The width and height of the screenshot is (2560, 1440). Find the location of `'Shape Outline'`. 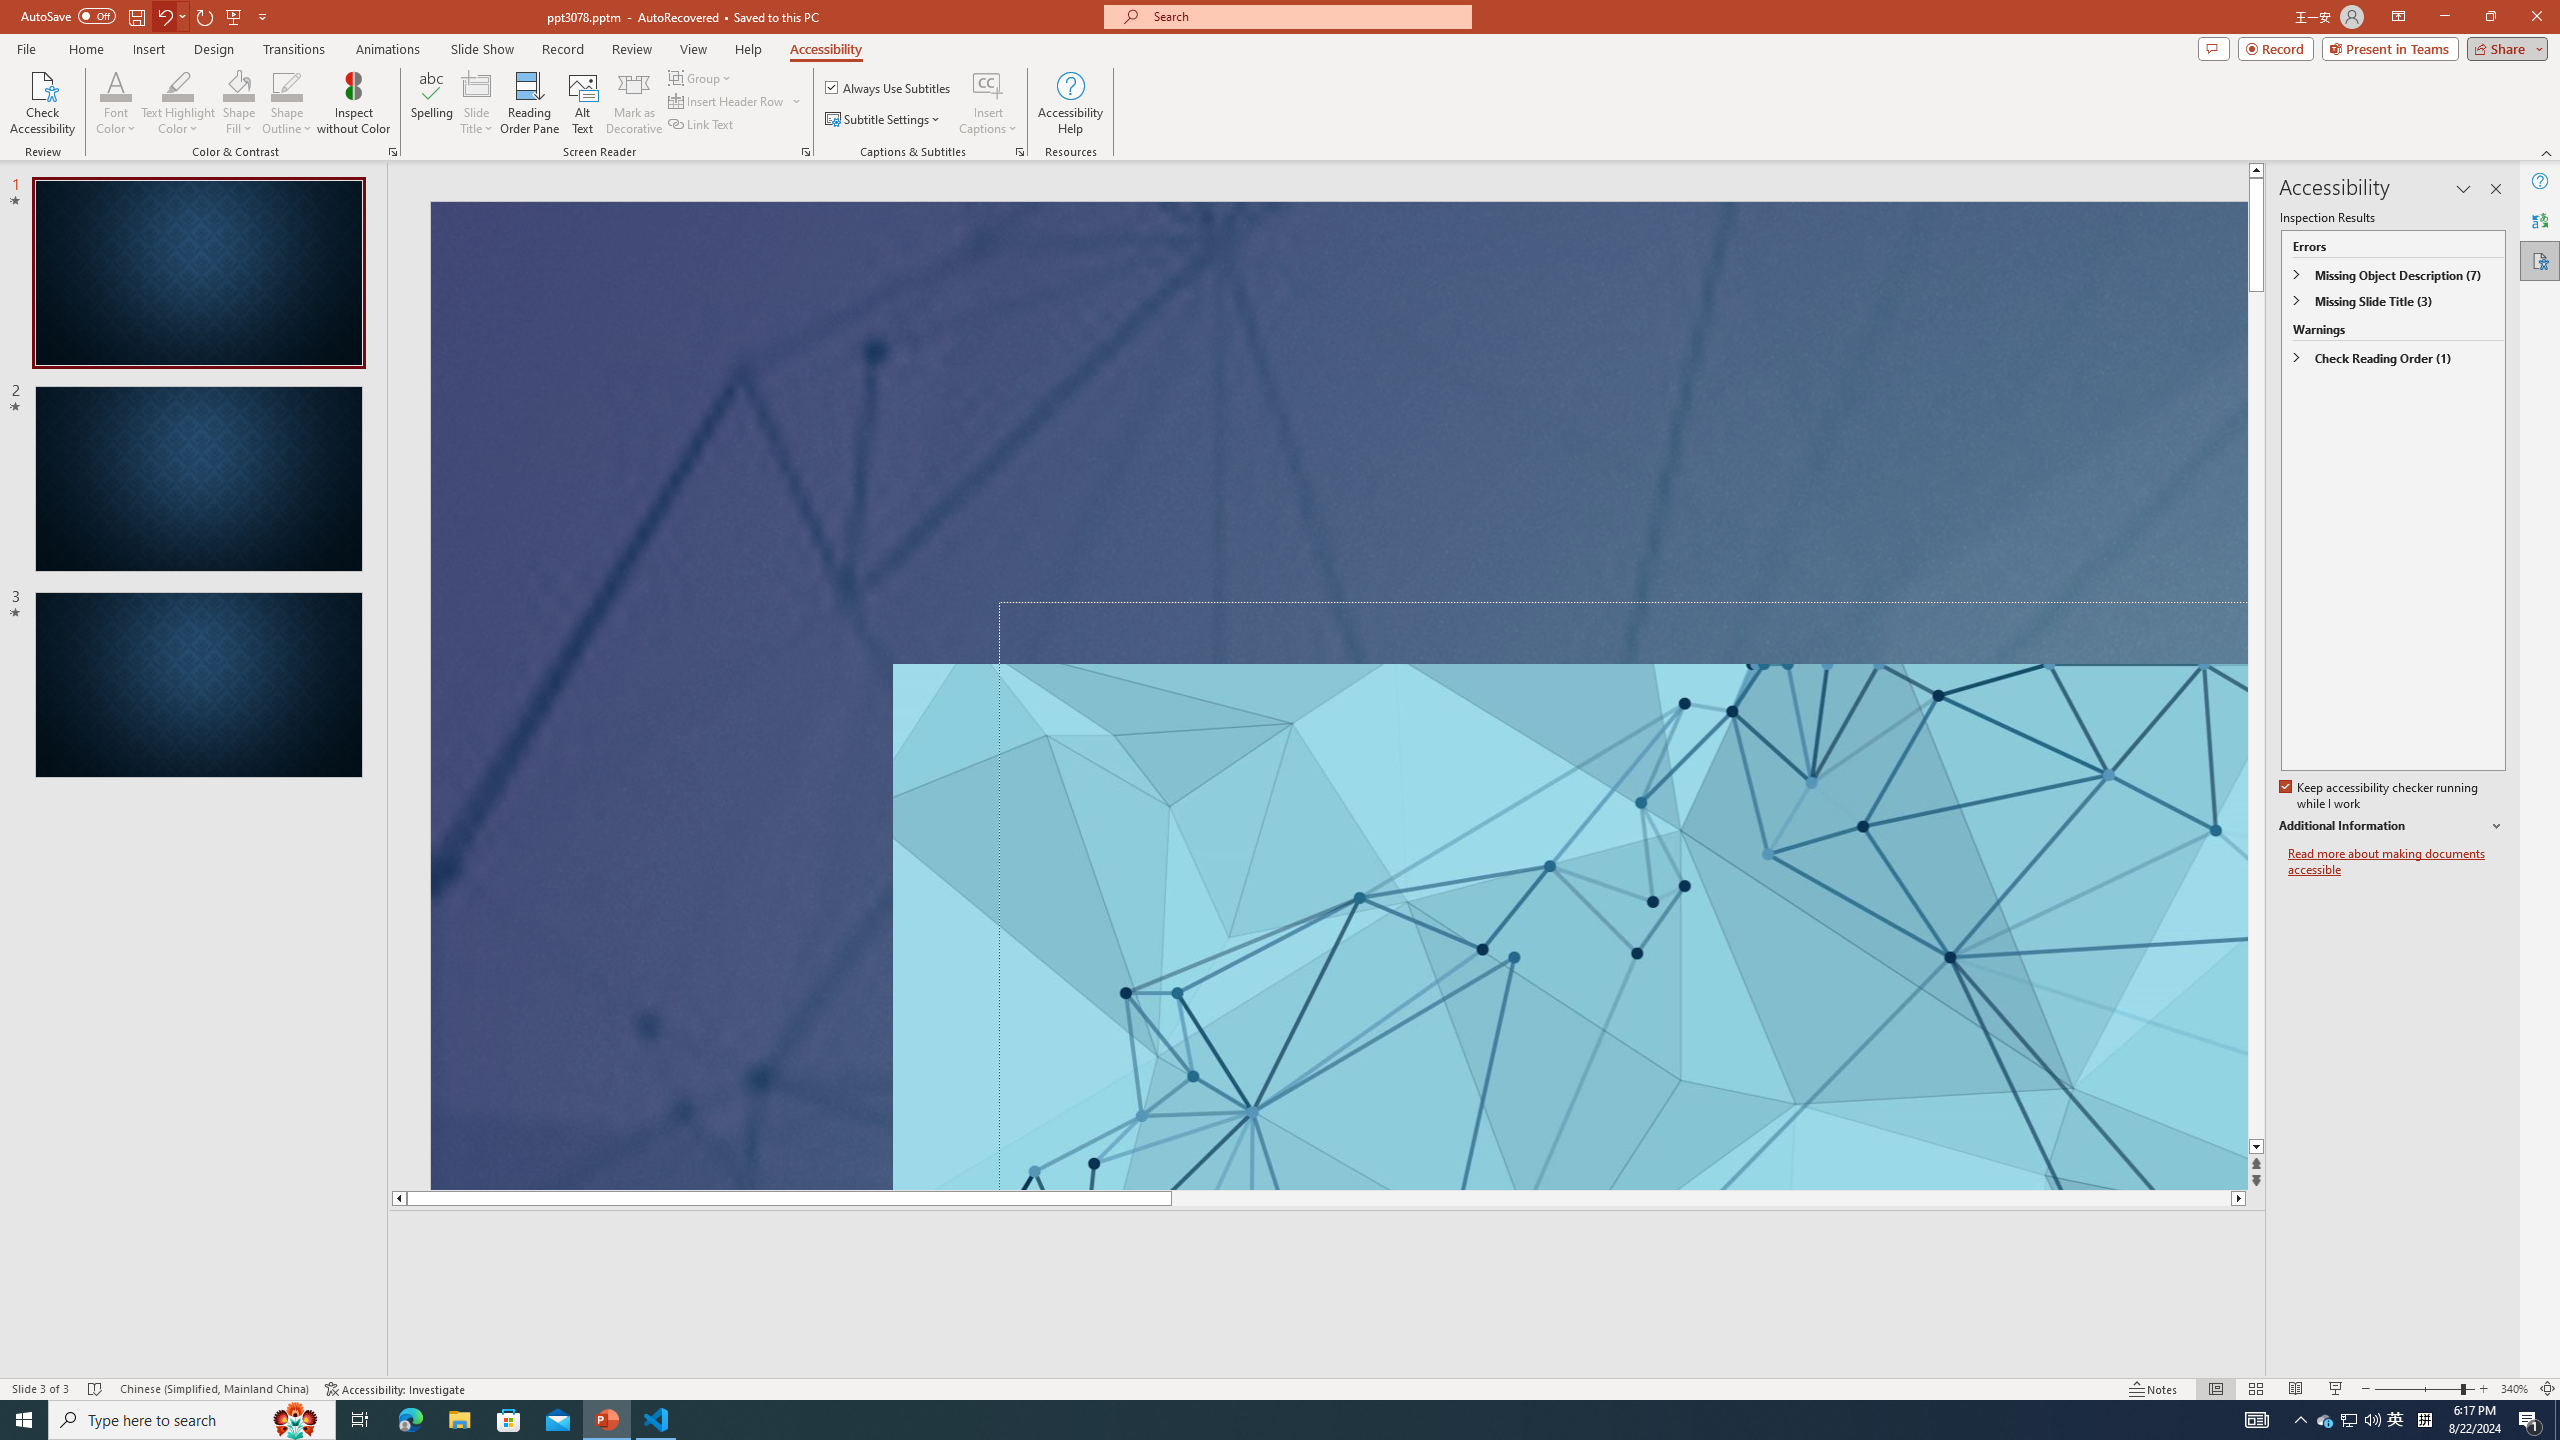

'Shape Outline' is located at coordinates (288, 103).